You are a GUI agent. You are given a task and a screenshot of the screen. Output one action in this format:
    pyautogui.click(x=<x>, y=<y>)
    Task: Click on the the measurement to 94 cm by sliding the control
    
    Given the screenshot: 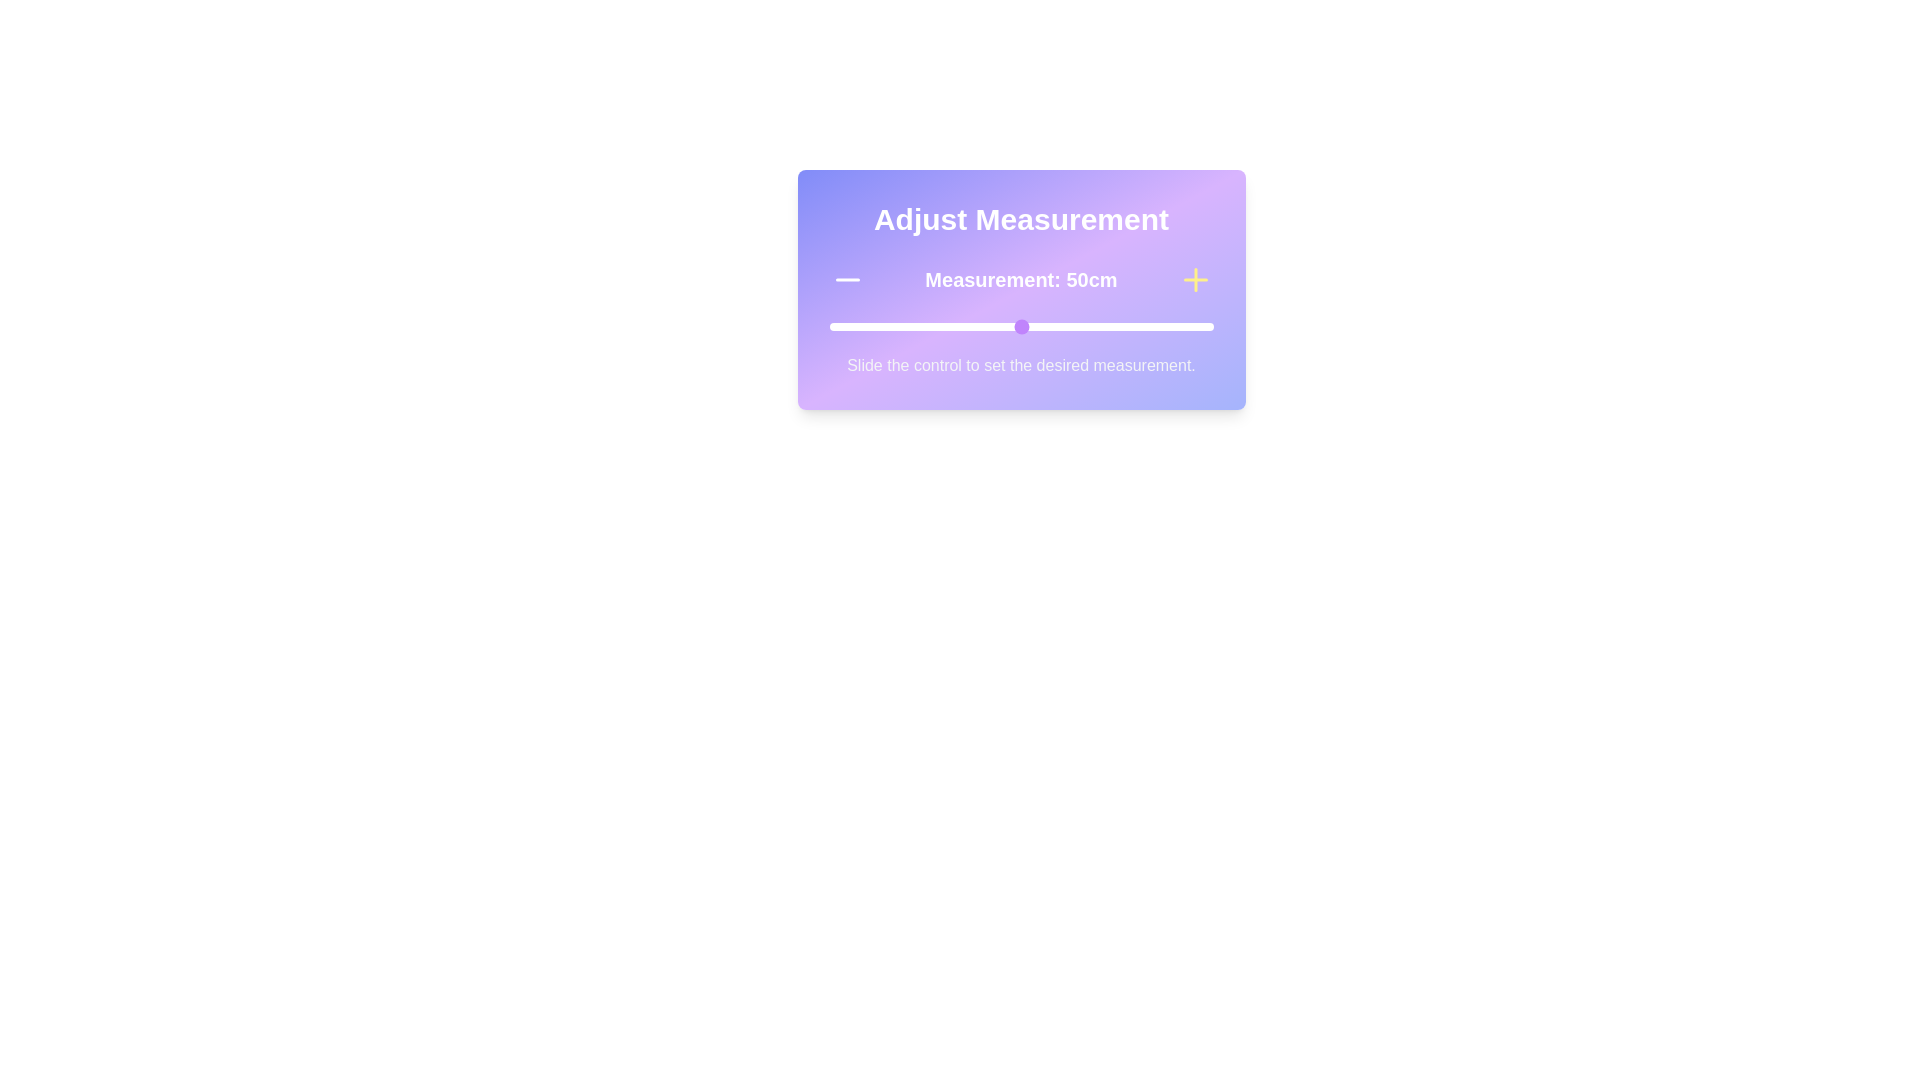 What is the action you would take?
    pyautogui.click(x=1190, y=326)
    